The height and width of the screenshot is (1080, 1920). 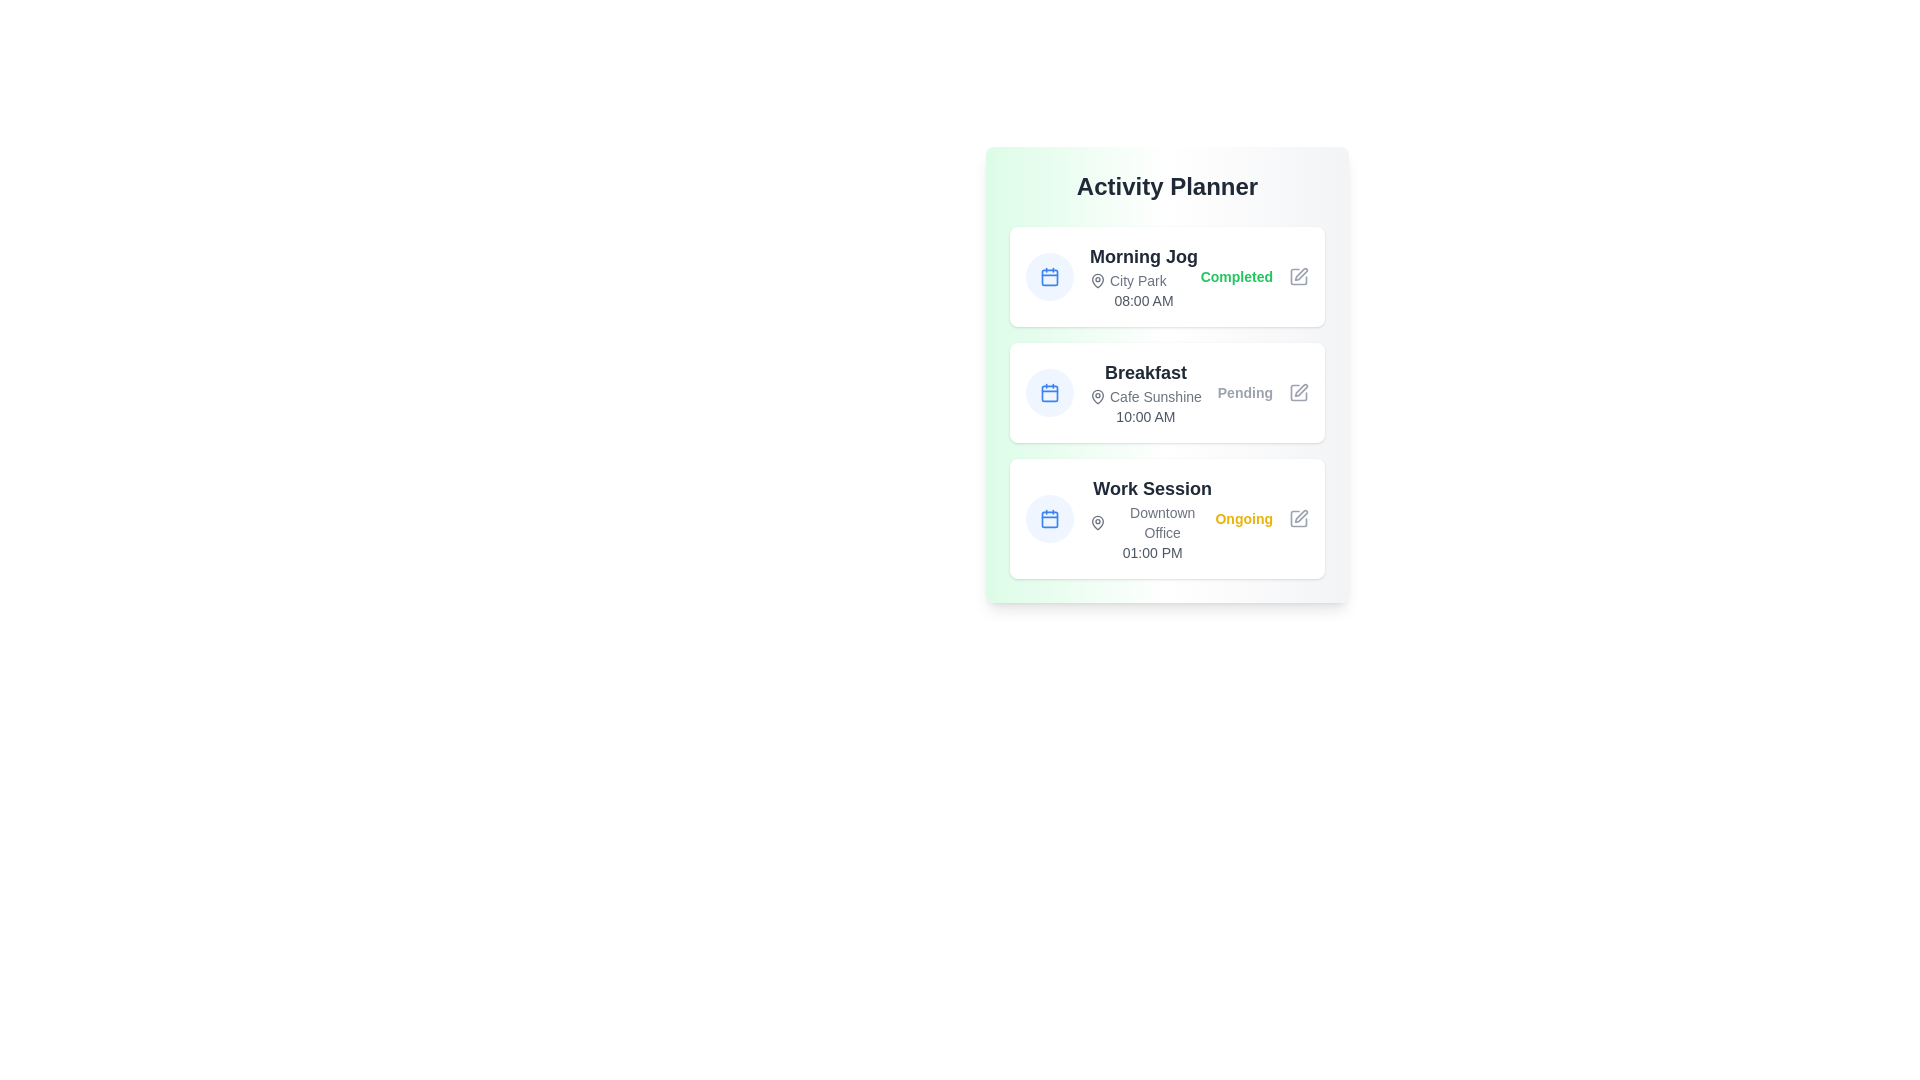 What do you see at coordinates (1299, 277) in the screenshot?
I see `the edit pencil icon with a gray outline located after the word 'Completed' in the 'Morning Jog' task row of the 'Activity Planner'` at bounding box center [1299, 277].